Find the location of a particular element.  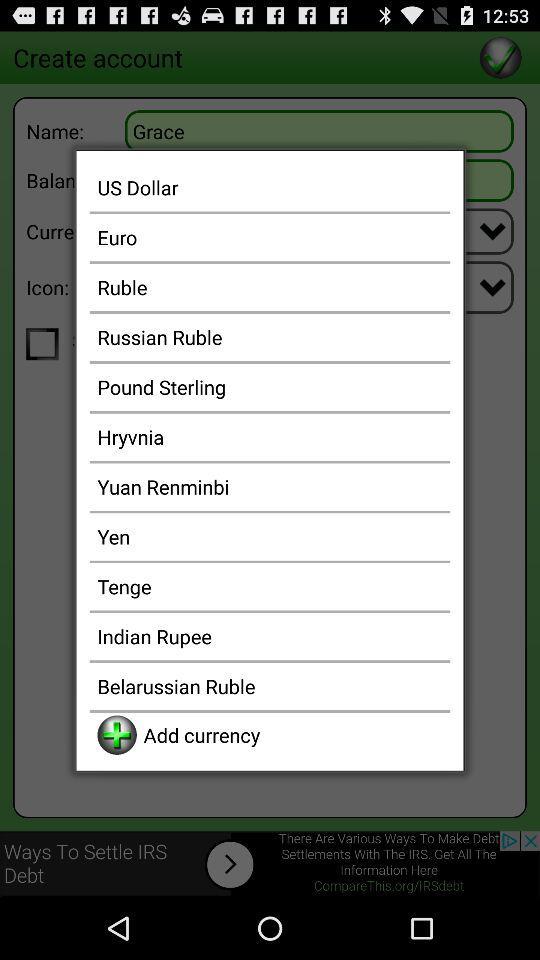

the icon above yen is located at coordinates (270, 485).